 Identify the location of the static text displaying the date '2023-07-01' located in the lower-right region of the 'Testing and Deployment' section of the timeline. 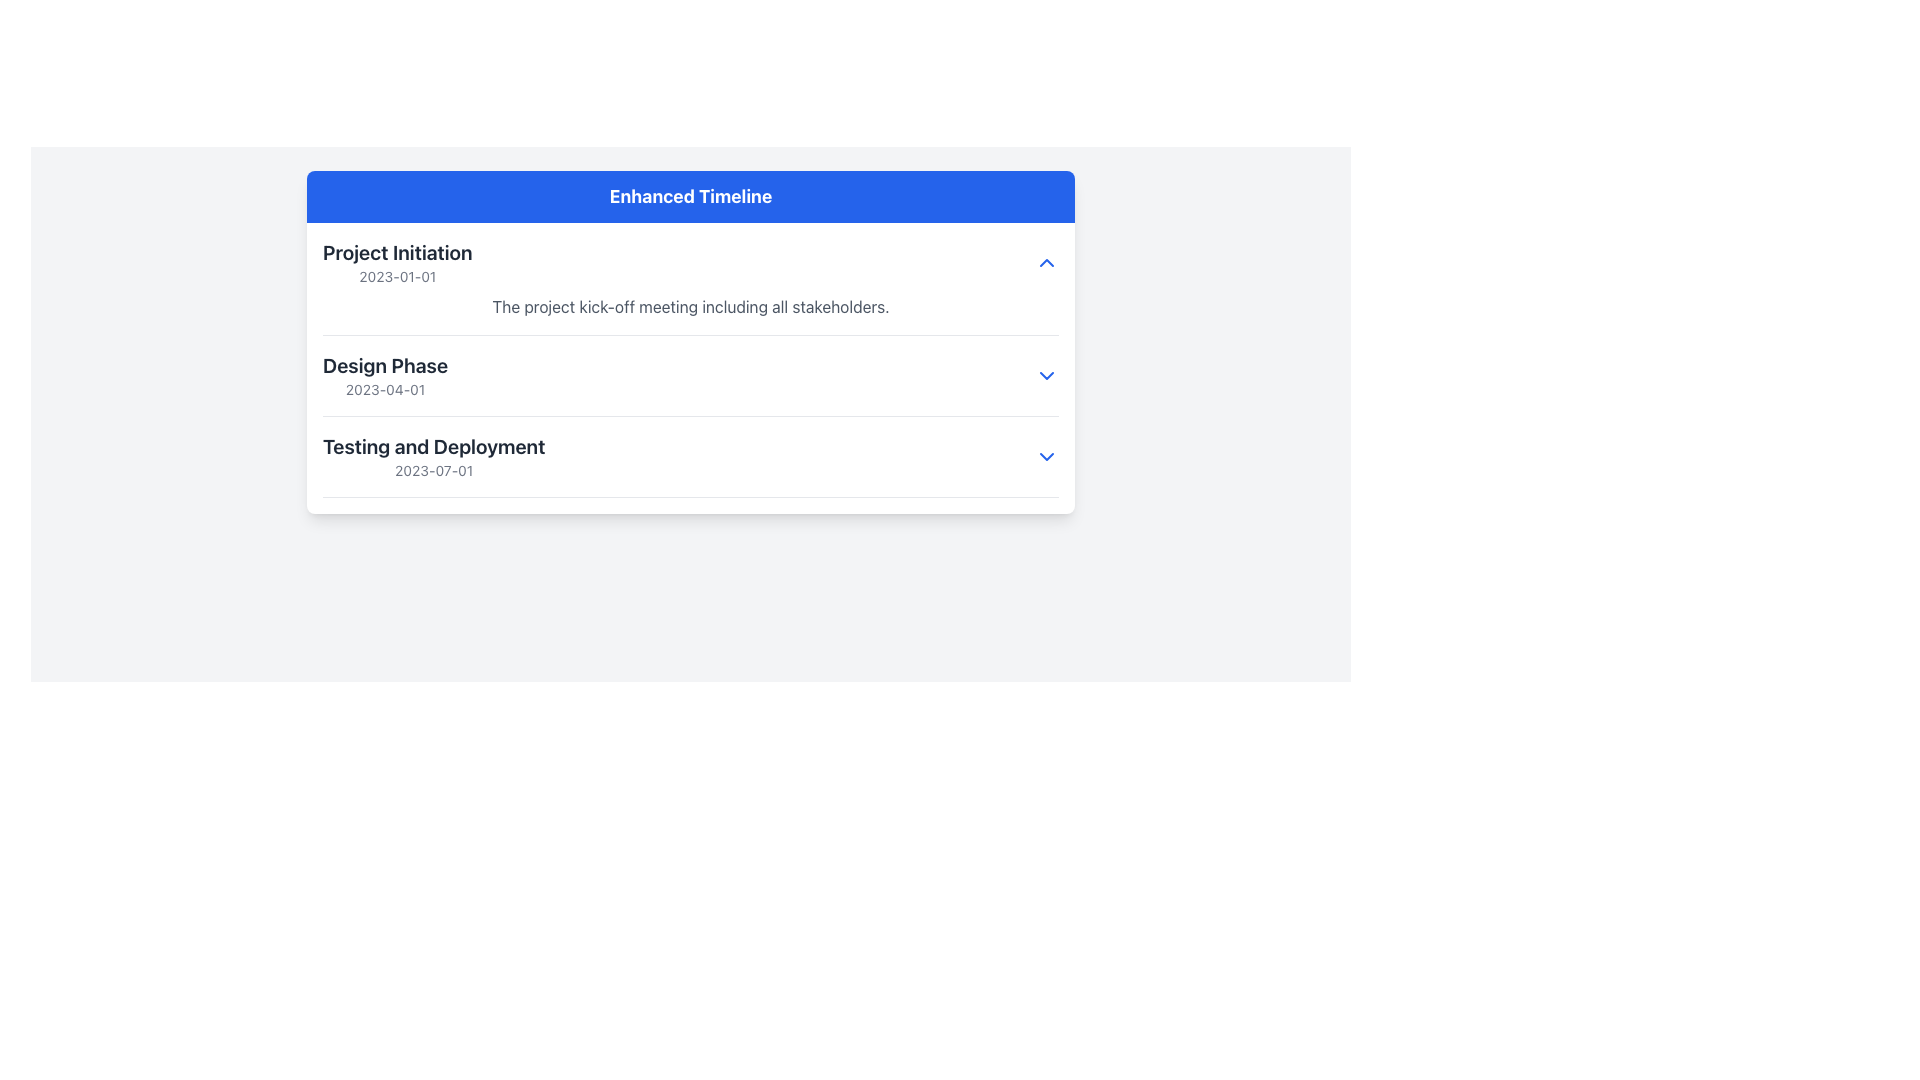
(433, 470).